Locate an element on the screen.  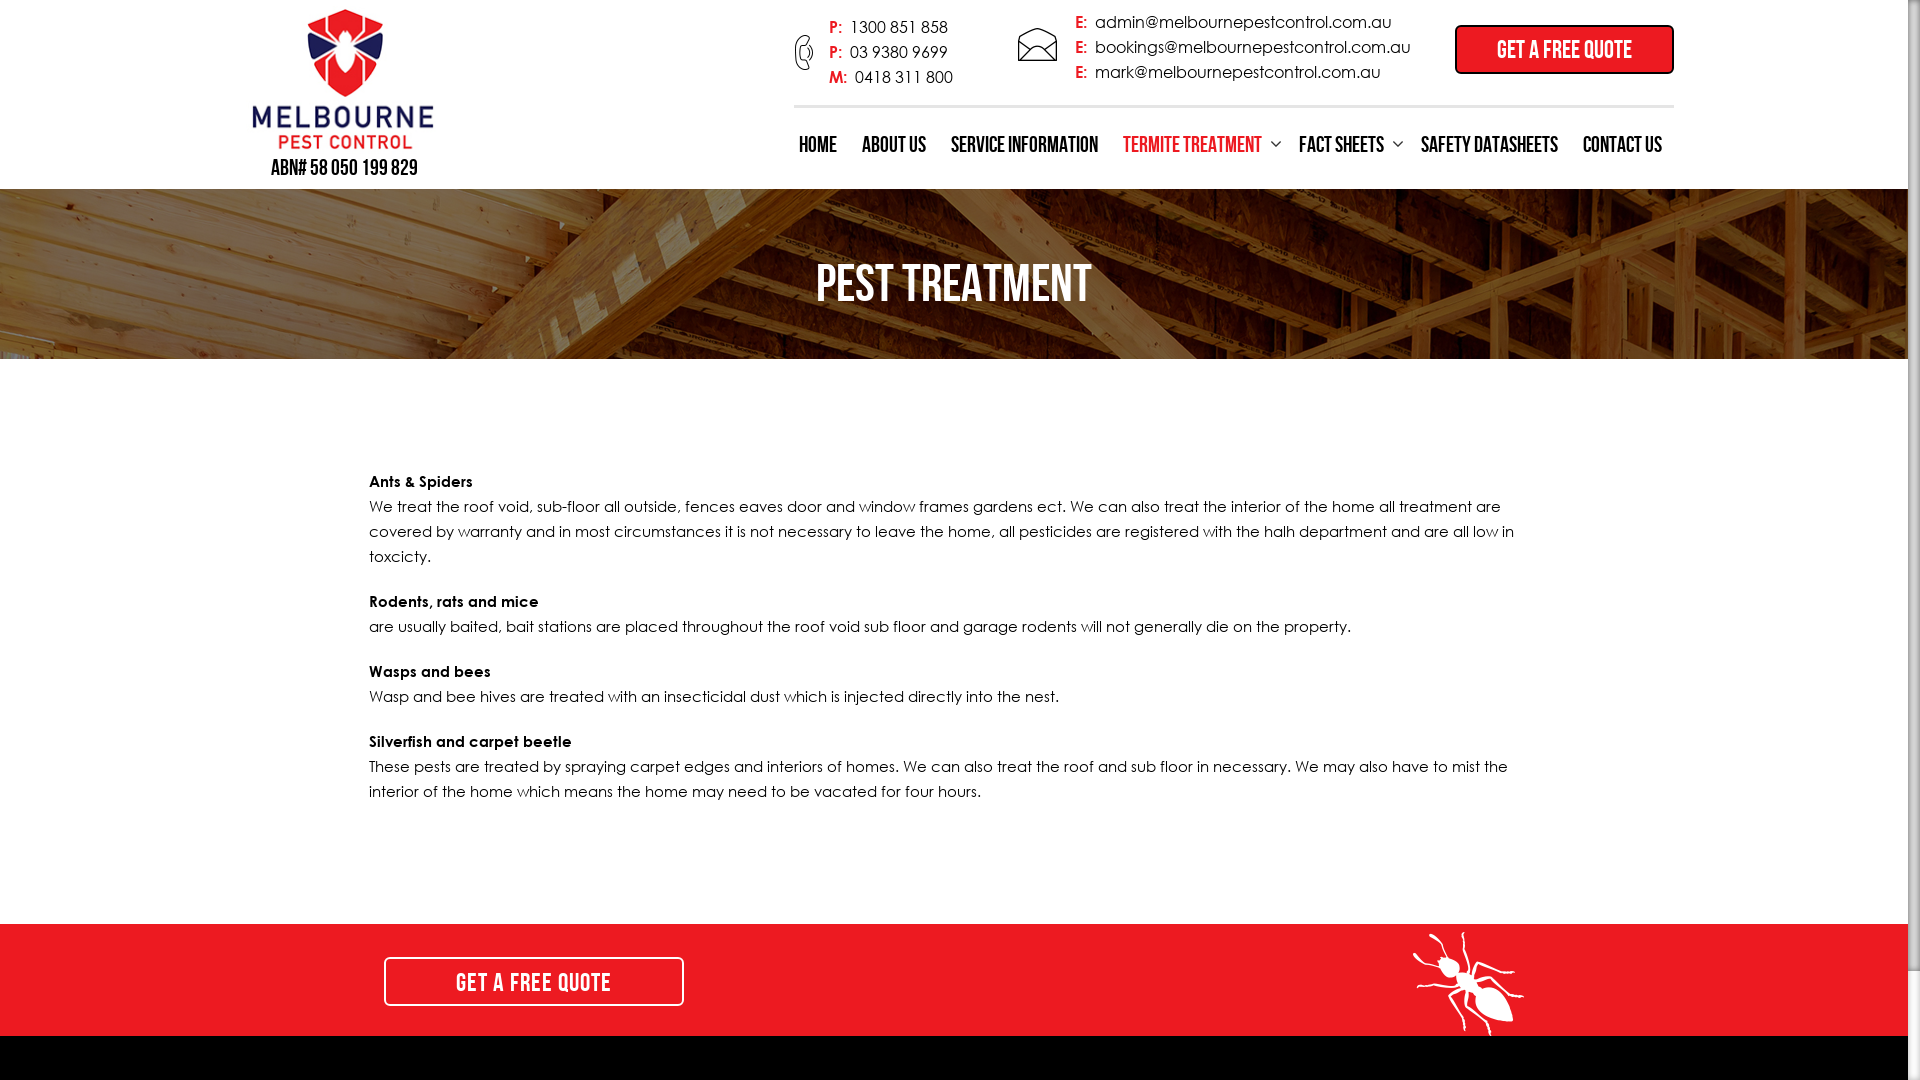
'CONTACT US' is located at coordinates (1573, 142).